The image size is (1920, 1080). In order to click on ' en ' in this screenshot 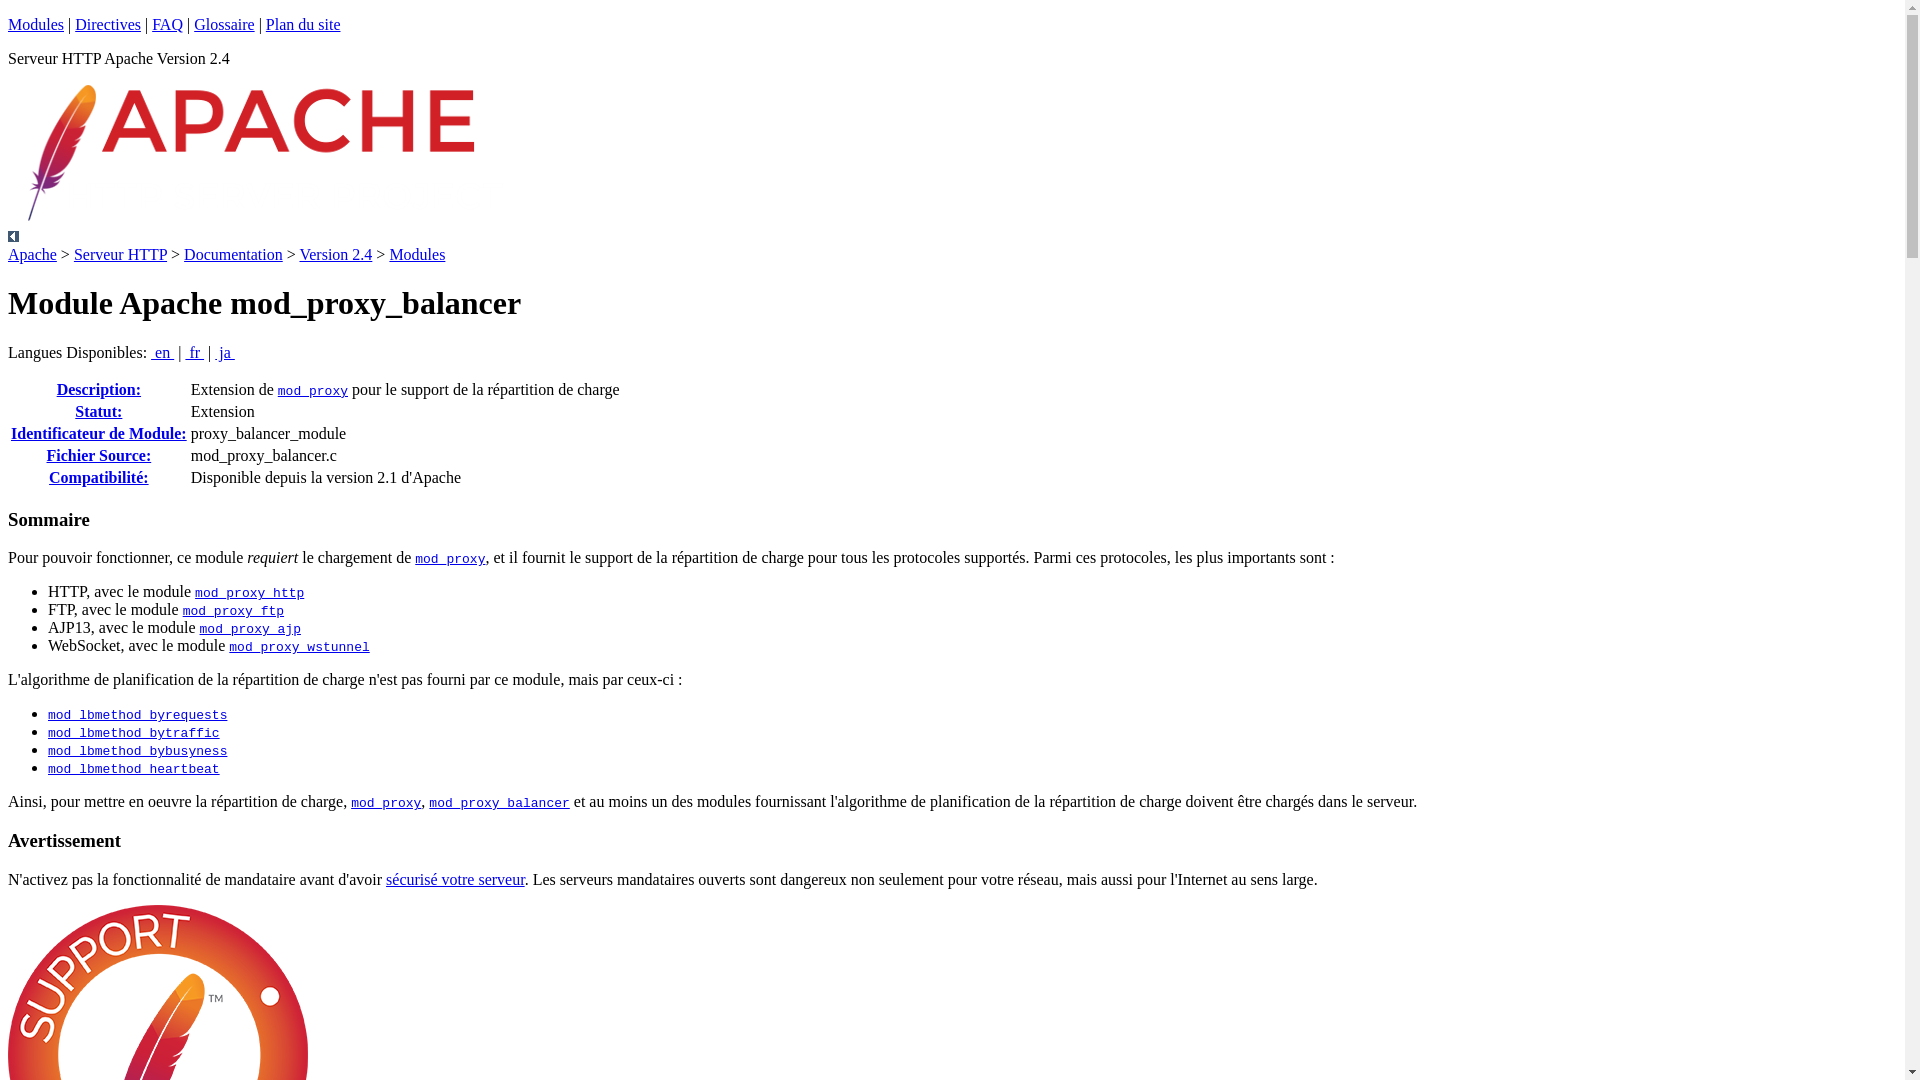, I will do `click(162, 351)`.